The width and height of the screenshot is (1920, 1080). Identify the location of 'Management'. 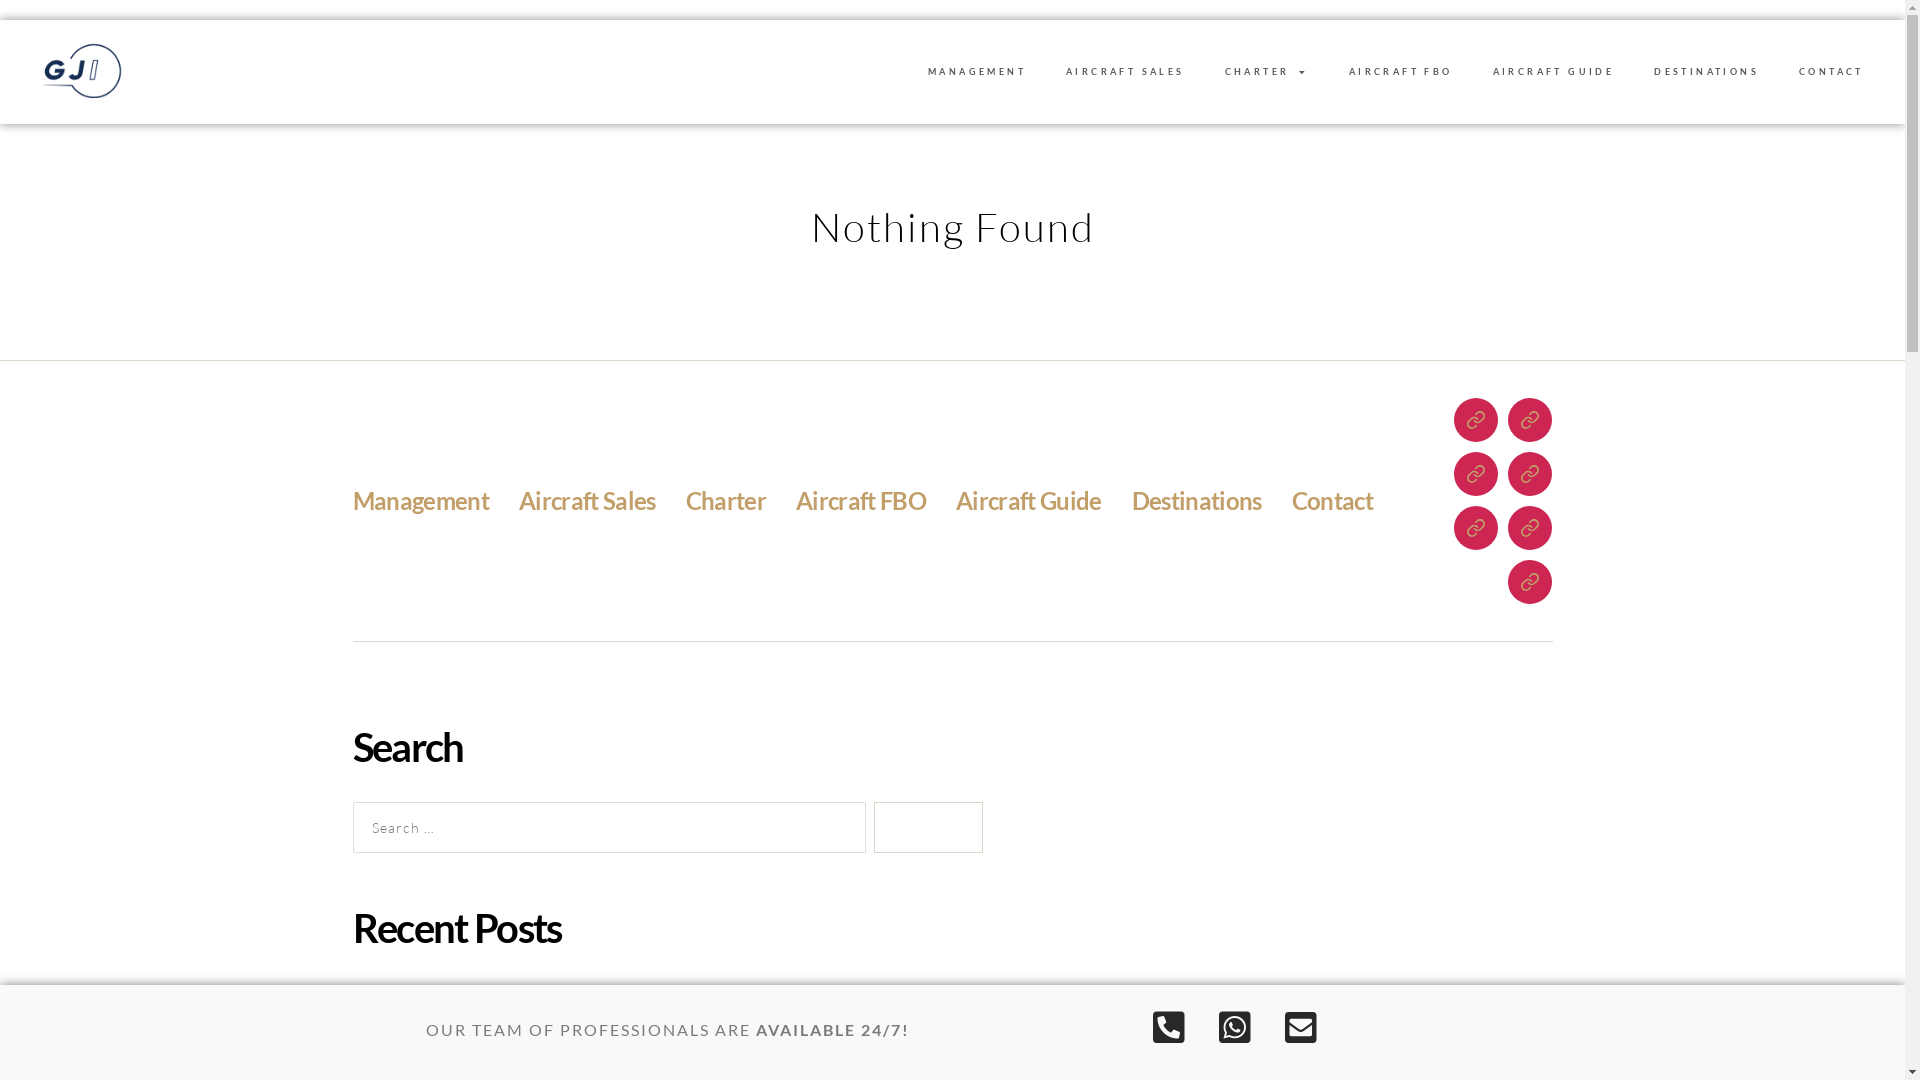
(419, 499).